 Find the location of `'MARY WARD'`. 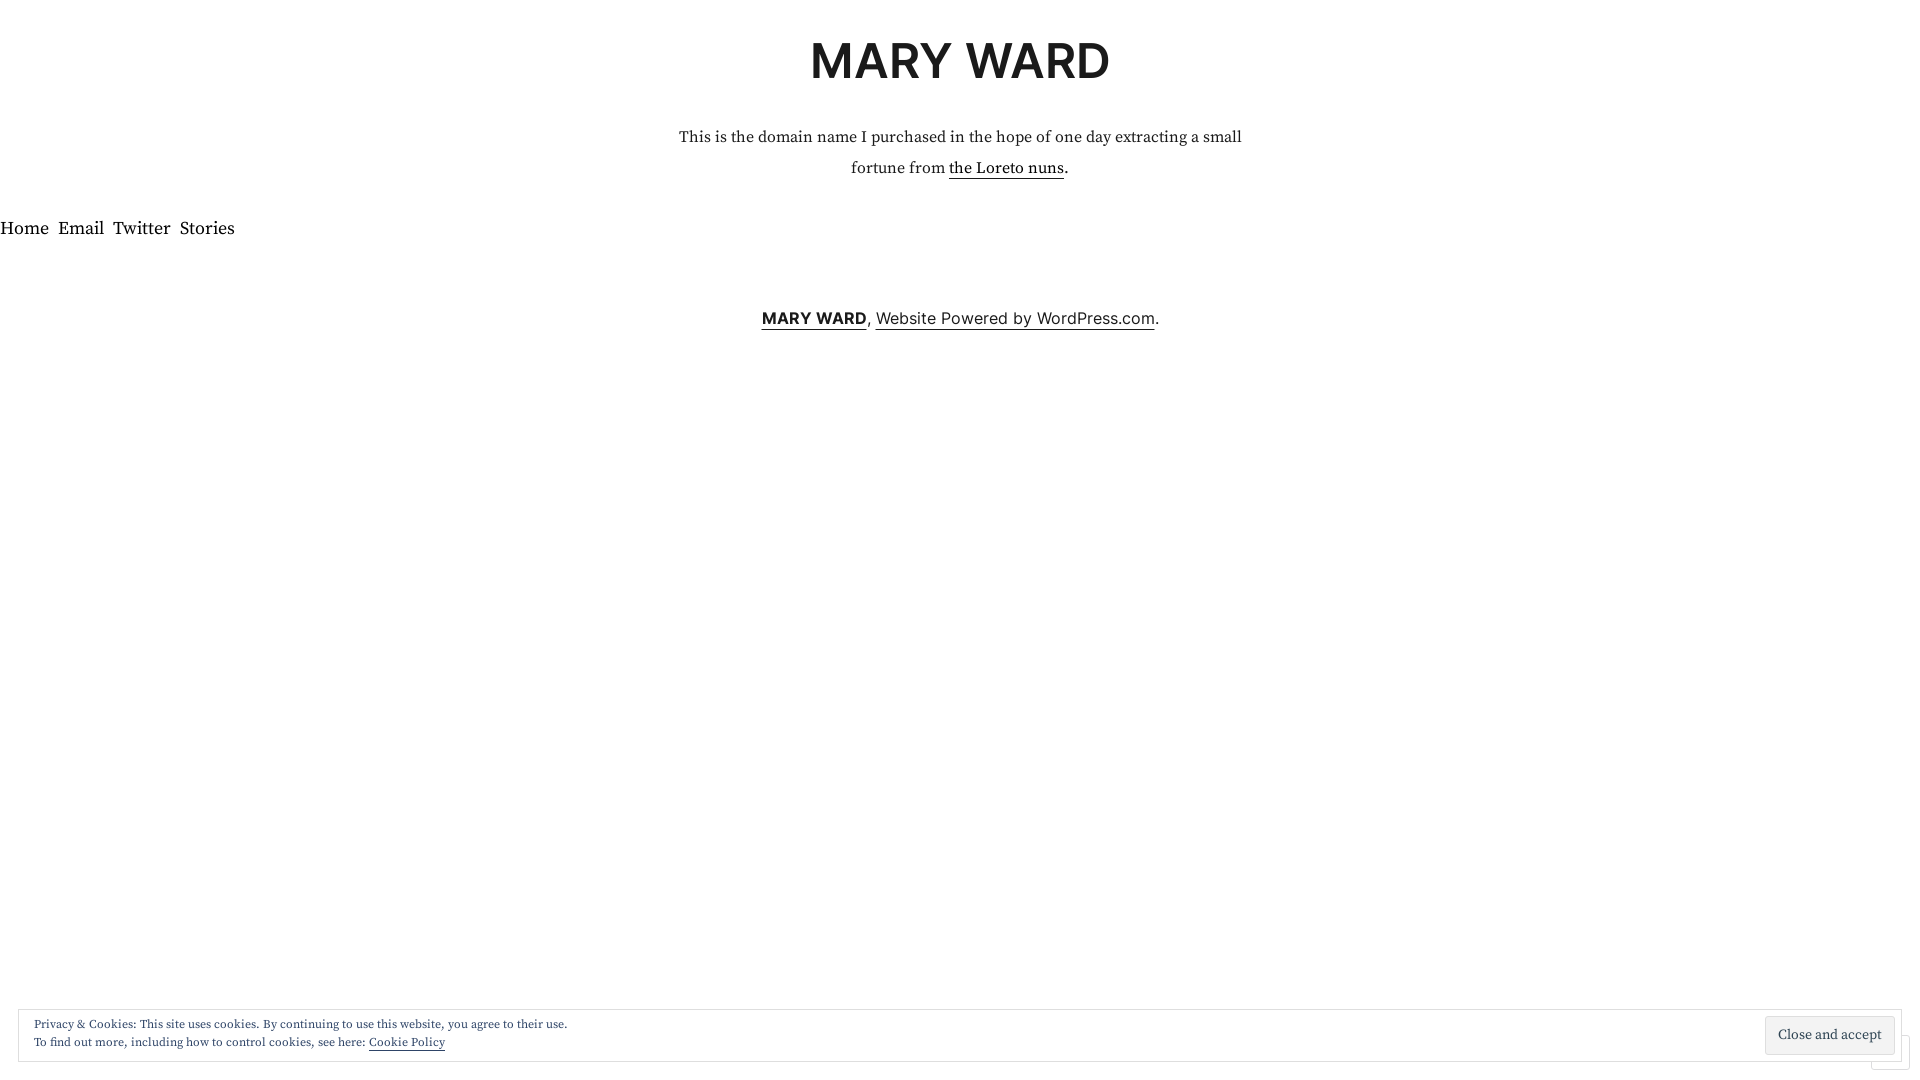

'MARY WARD' is located at coordinates (814, 316).